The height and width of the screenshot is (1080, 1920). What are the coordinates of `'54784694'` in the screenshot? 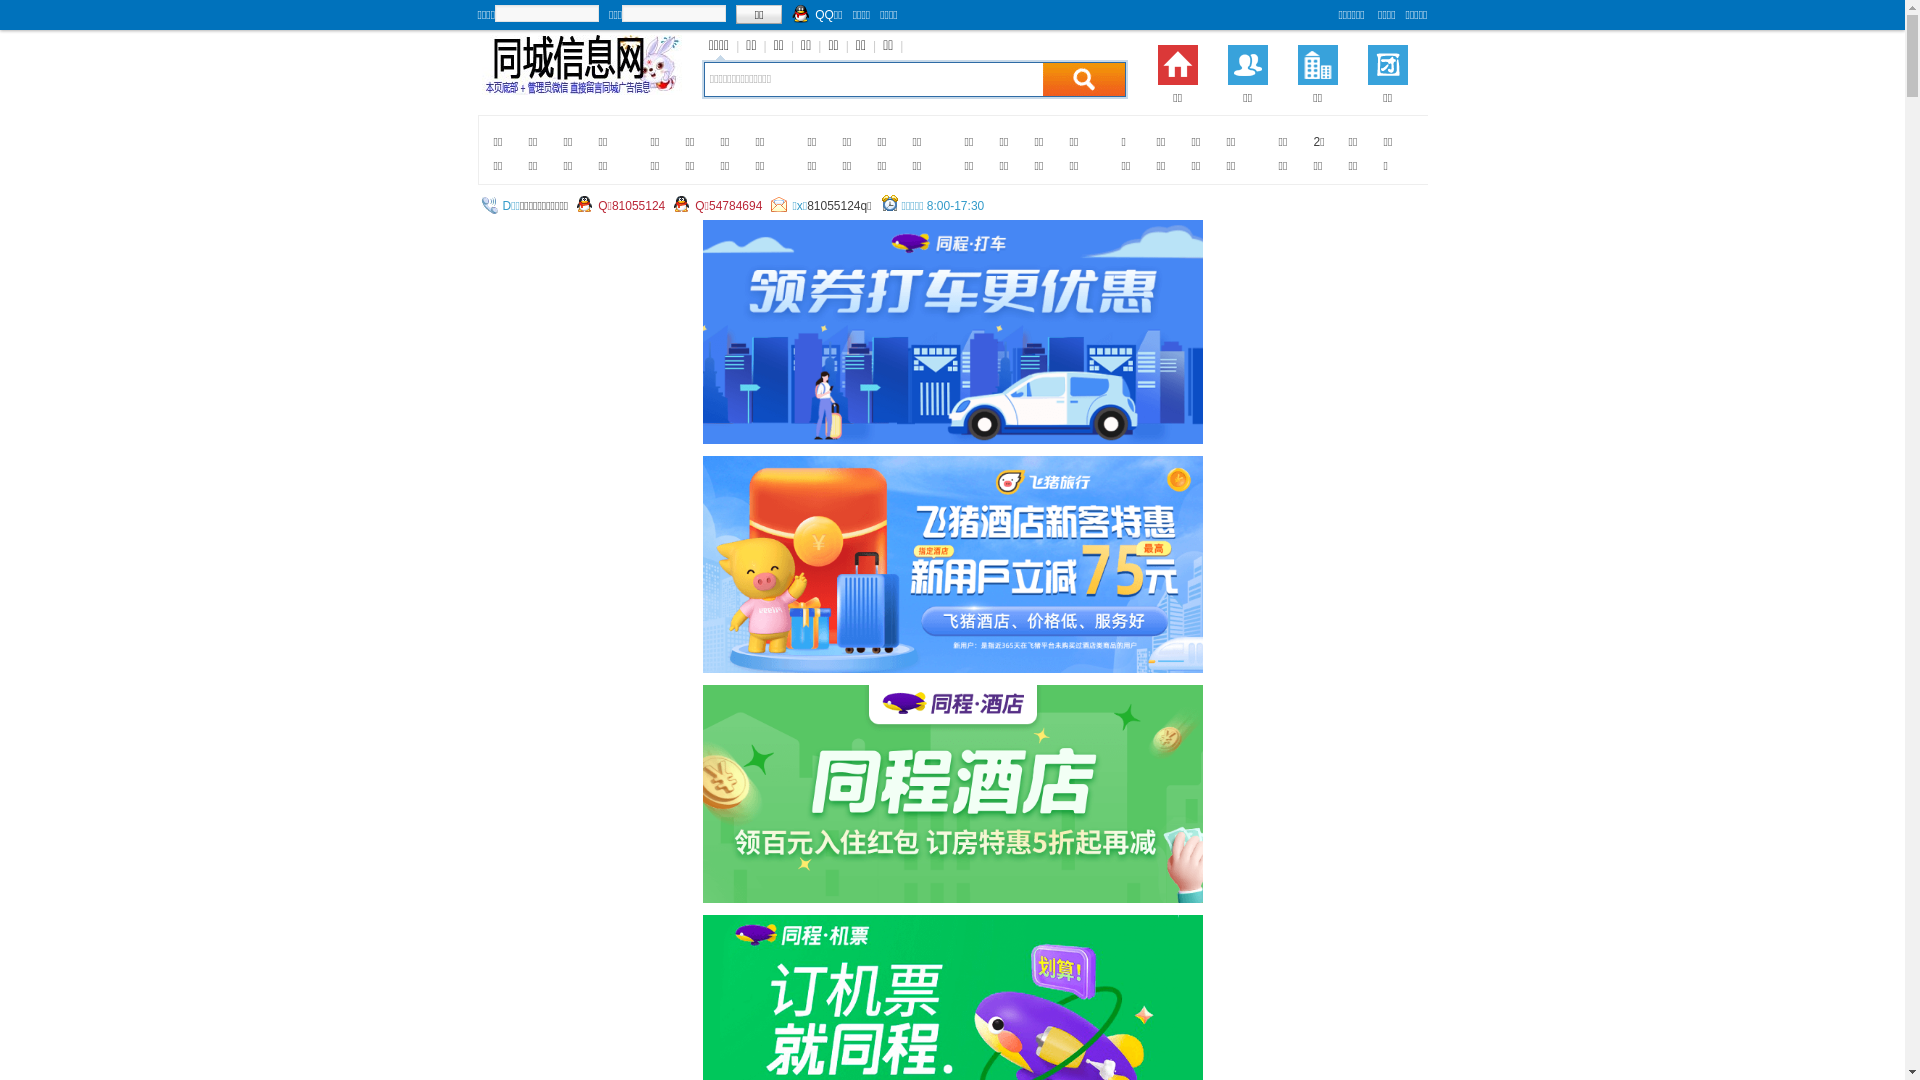 It's located at (734, 205).